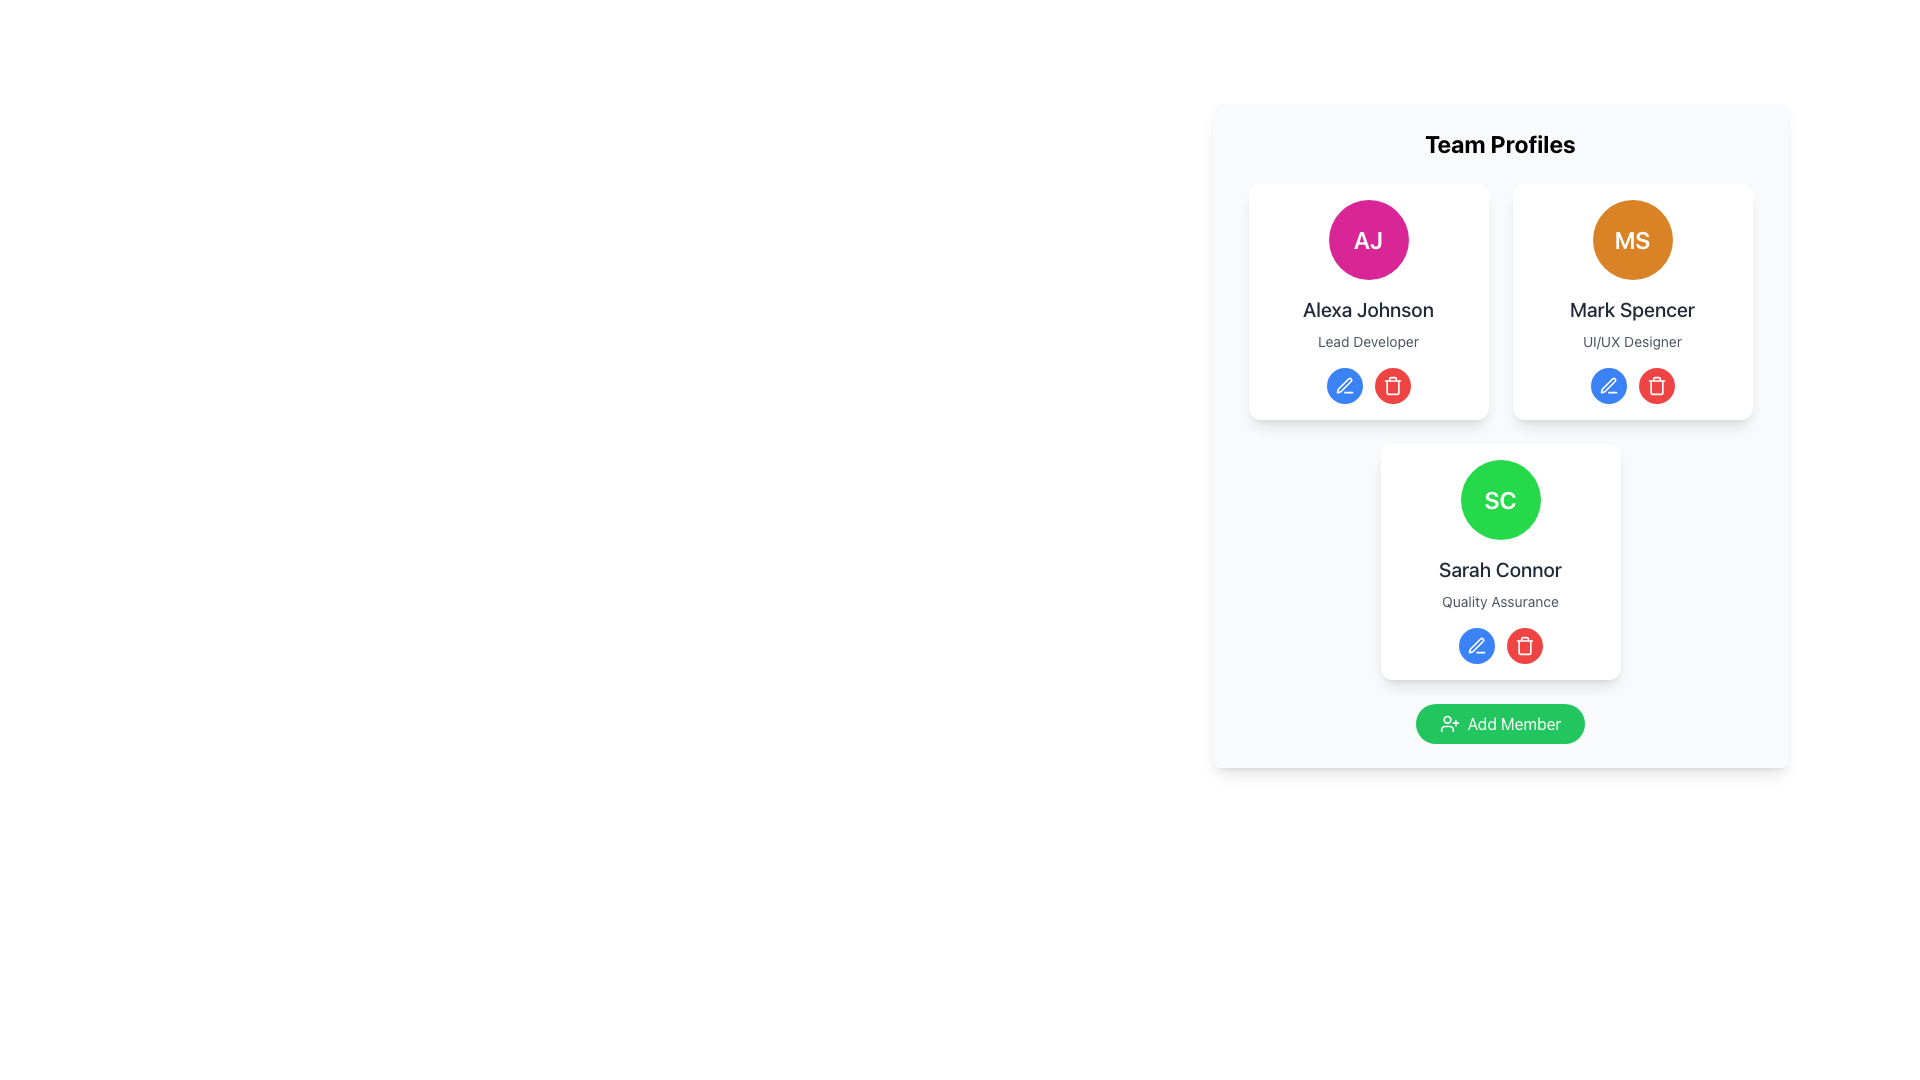 The image size is (1920, 1080). I want to click on the visual indicator or avatar for the 'Sarah Connor' profile located in the bottom right of the 'Team Profiles' section, above the name 'Sarah Connor' and role 'Quality Assurance', so click(1500, 499).